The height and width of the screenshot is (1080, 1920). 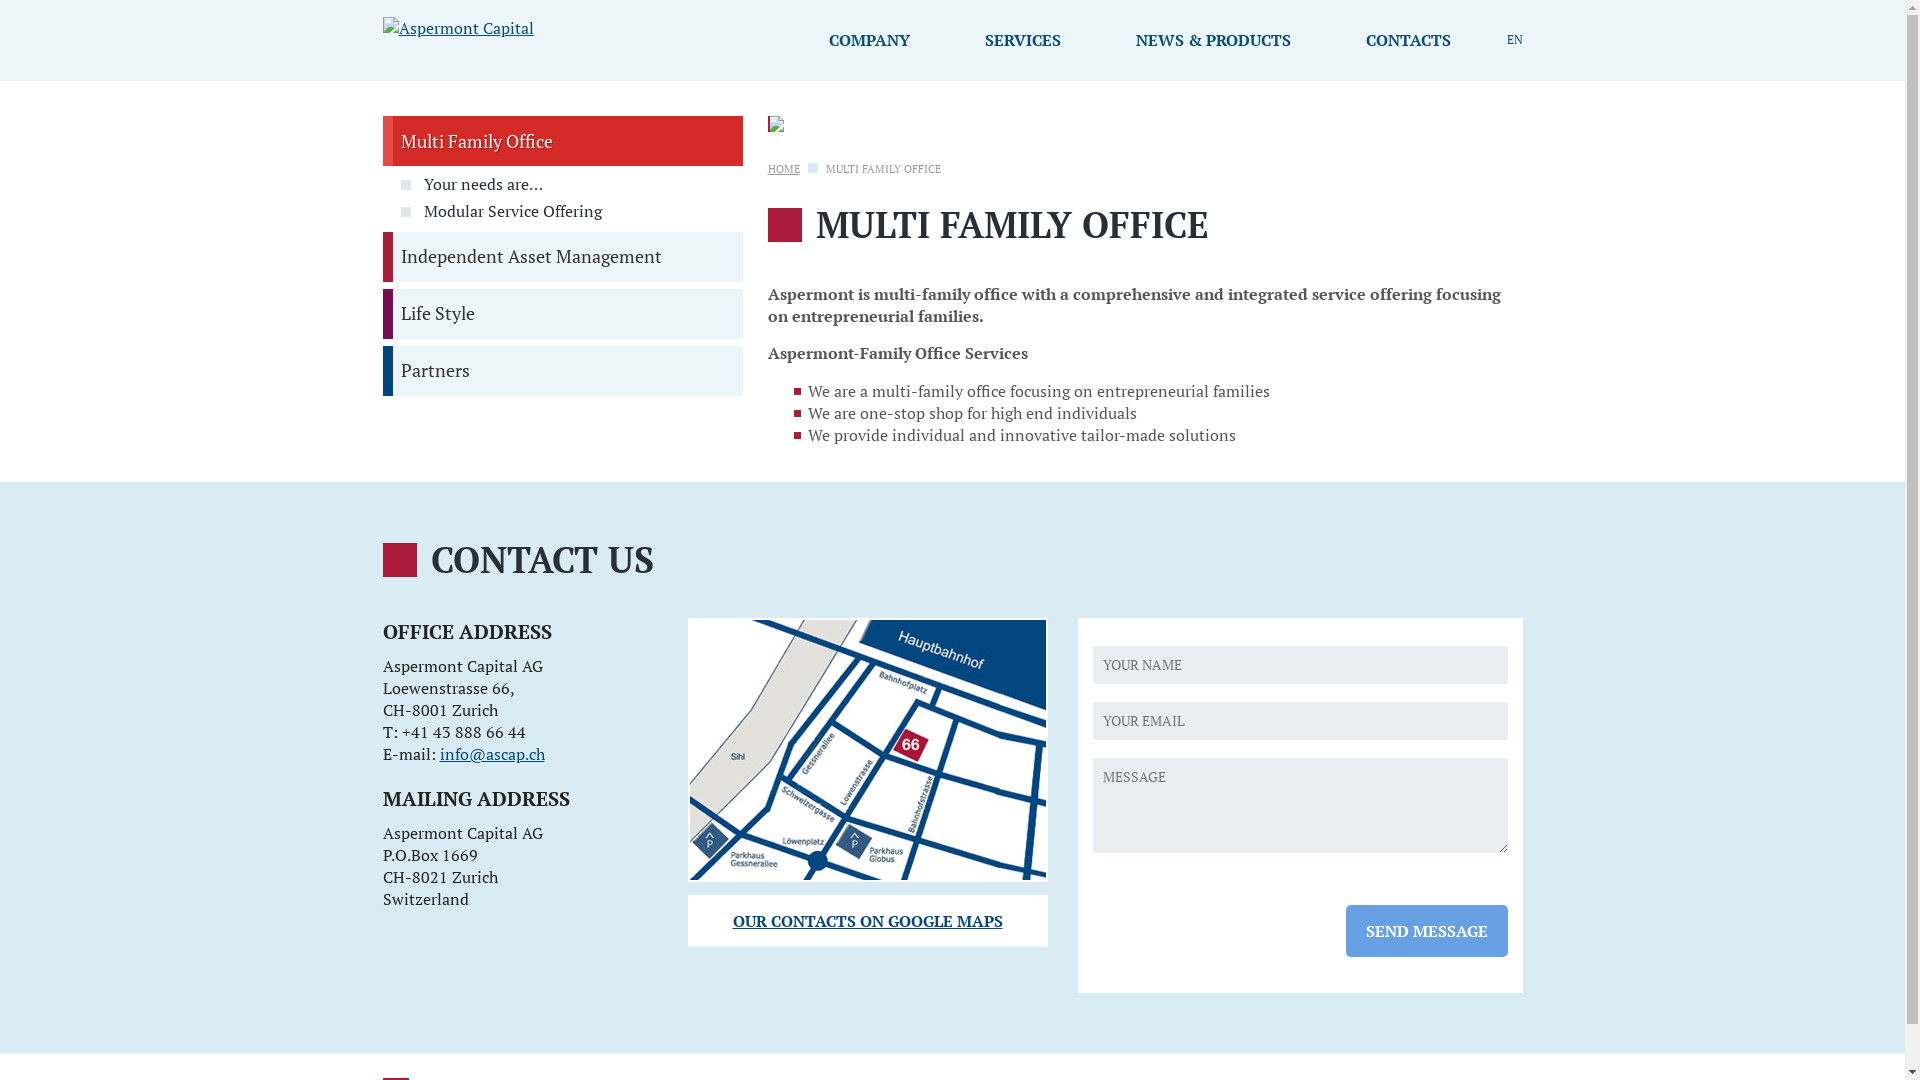 I want to click on 'EN', so click(x=1513, y=39).